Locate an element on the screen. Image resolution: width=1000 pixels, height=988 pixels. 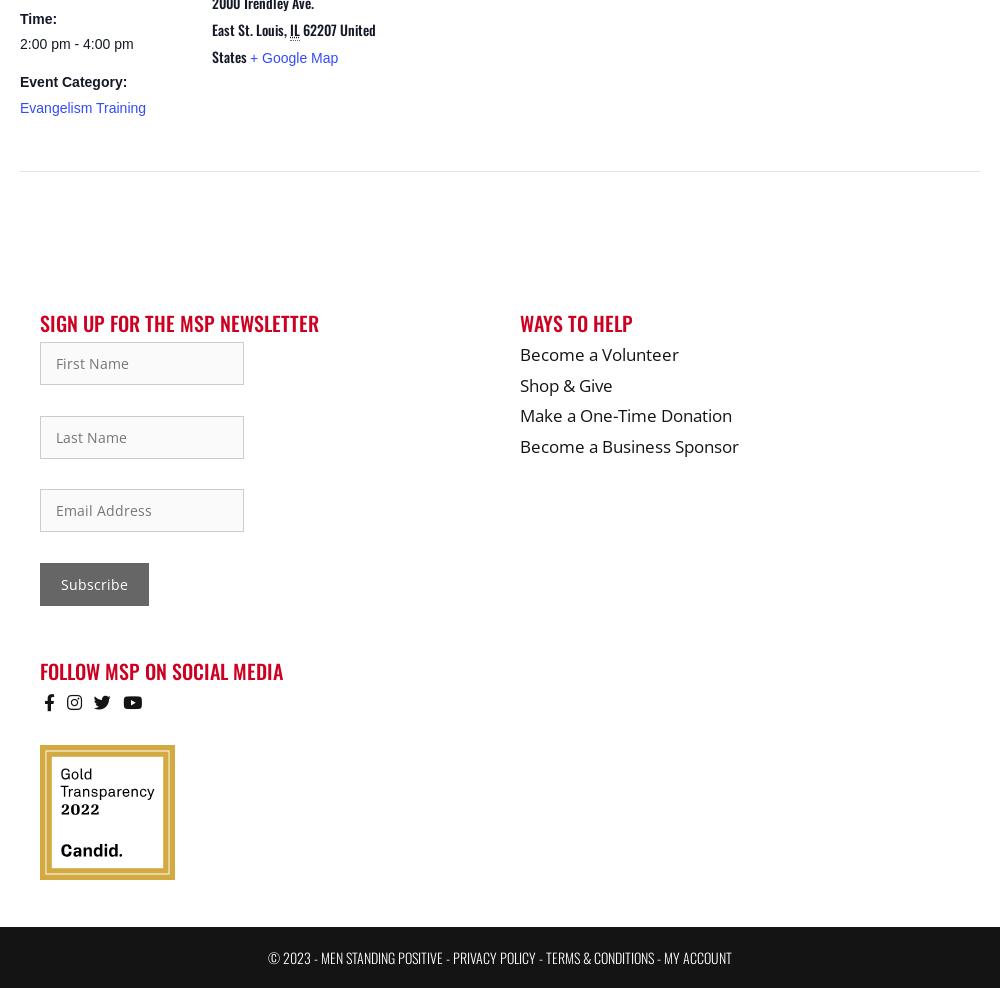
'FOLLOW MSP ON SOCIAL MEDIA' is located at coordinates (40, 668).